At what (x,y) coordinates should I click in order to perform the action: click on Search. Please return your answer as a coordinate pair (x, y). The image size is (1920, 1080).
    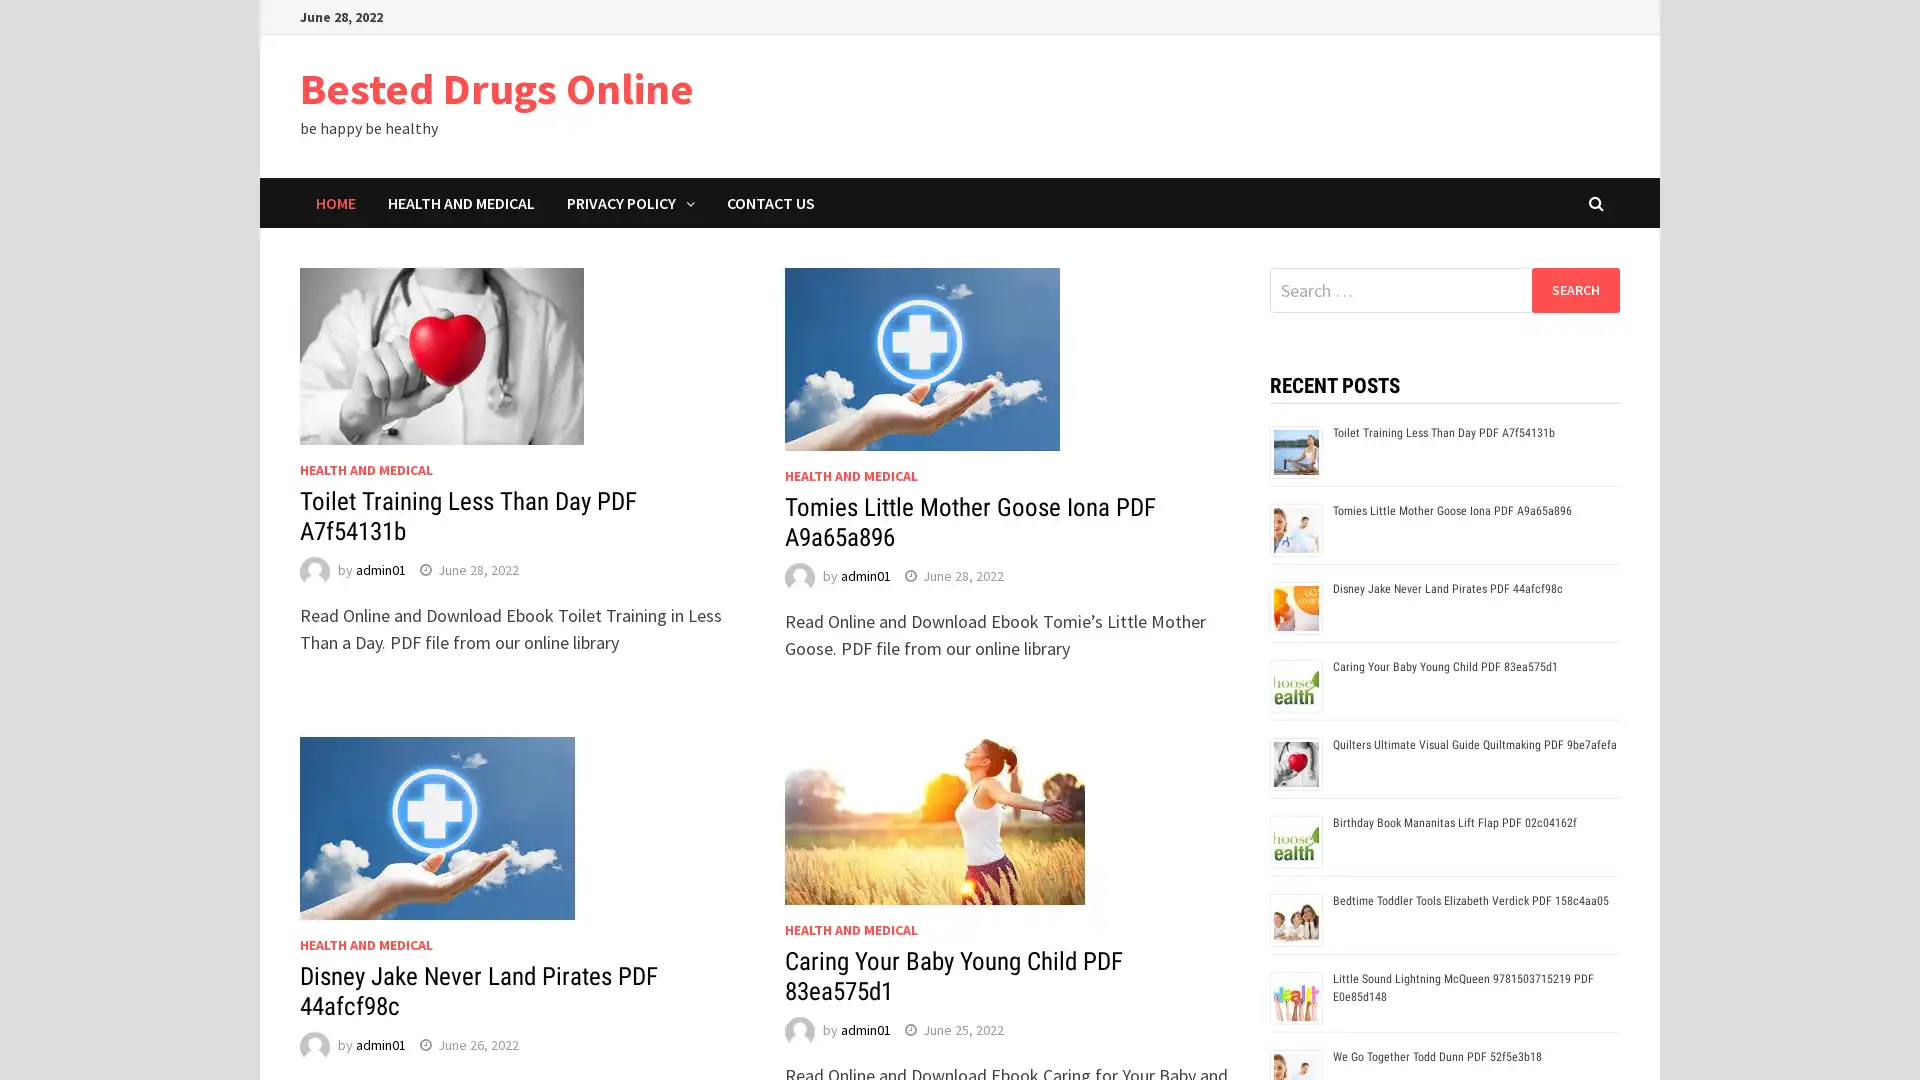
    Looking at the image, I should click on (1574, 289).